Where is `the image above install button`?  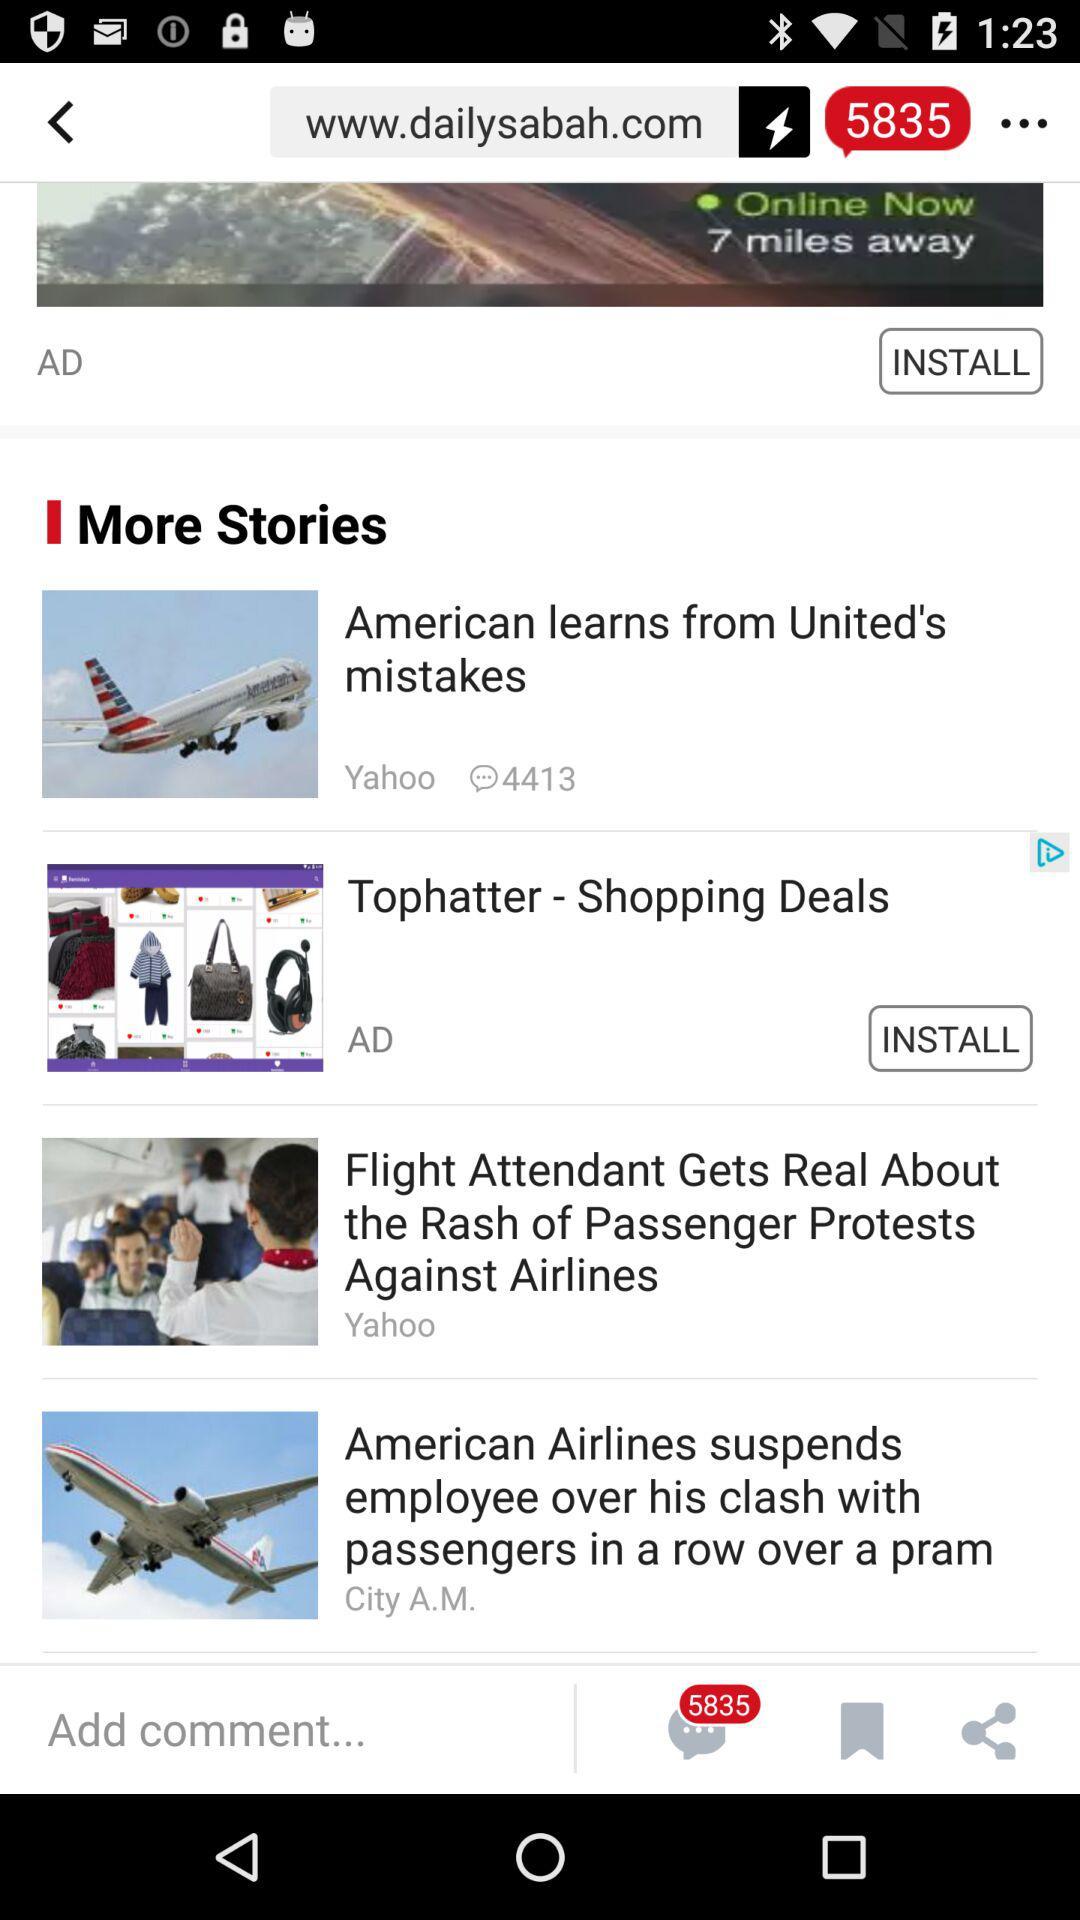
the image above install button is located at coordinates (540, 243).